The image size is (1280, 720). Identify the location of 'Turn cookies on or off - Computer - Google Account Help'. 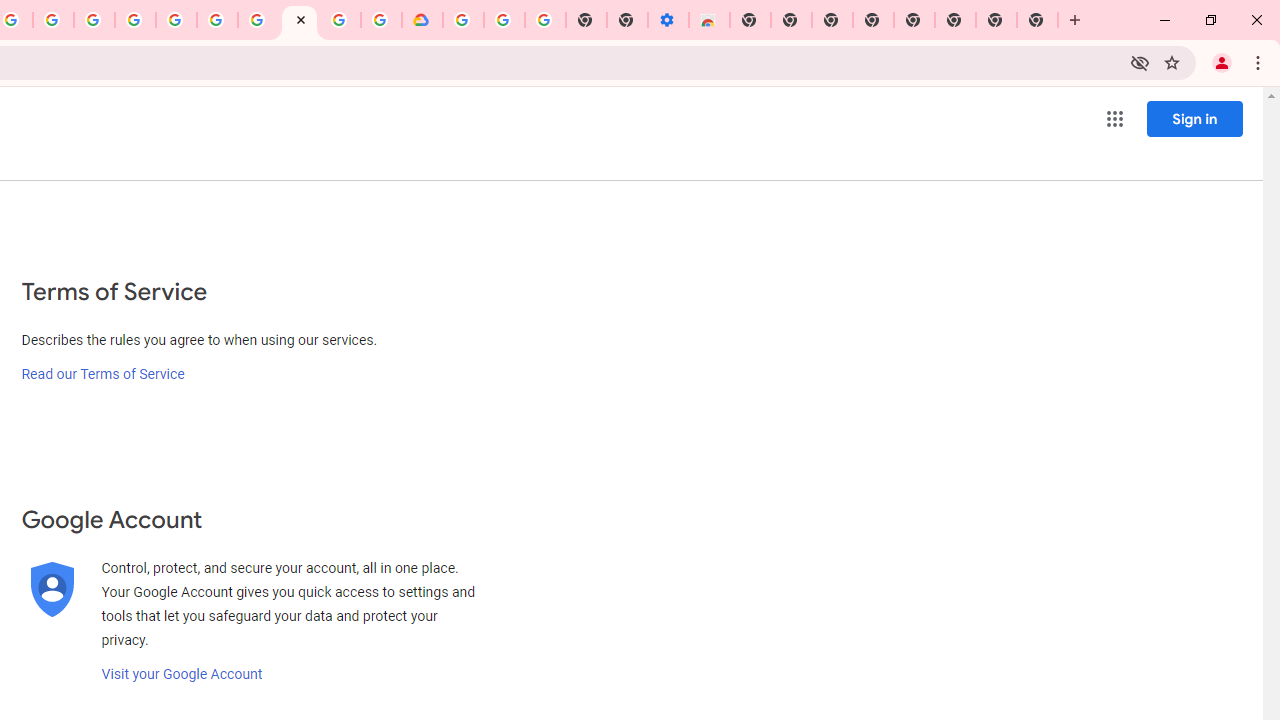
(545, 20).